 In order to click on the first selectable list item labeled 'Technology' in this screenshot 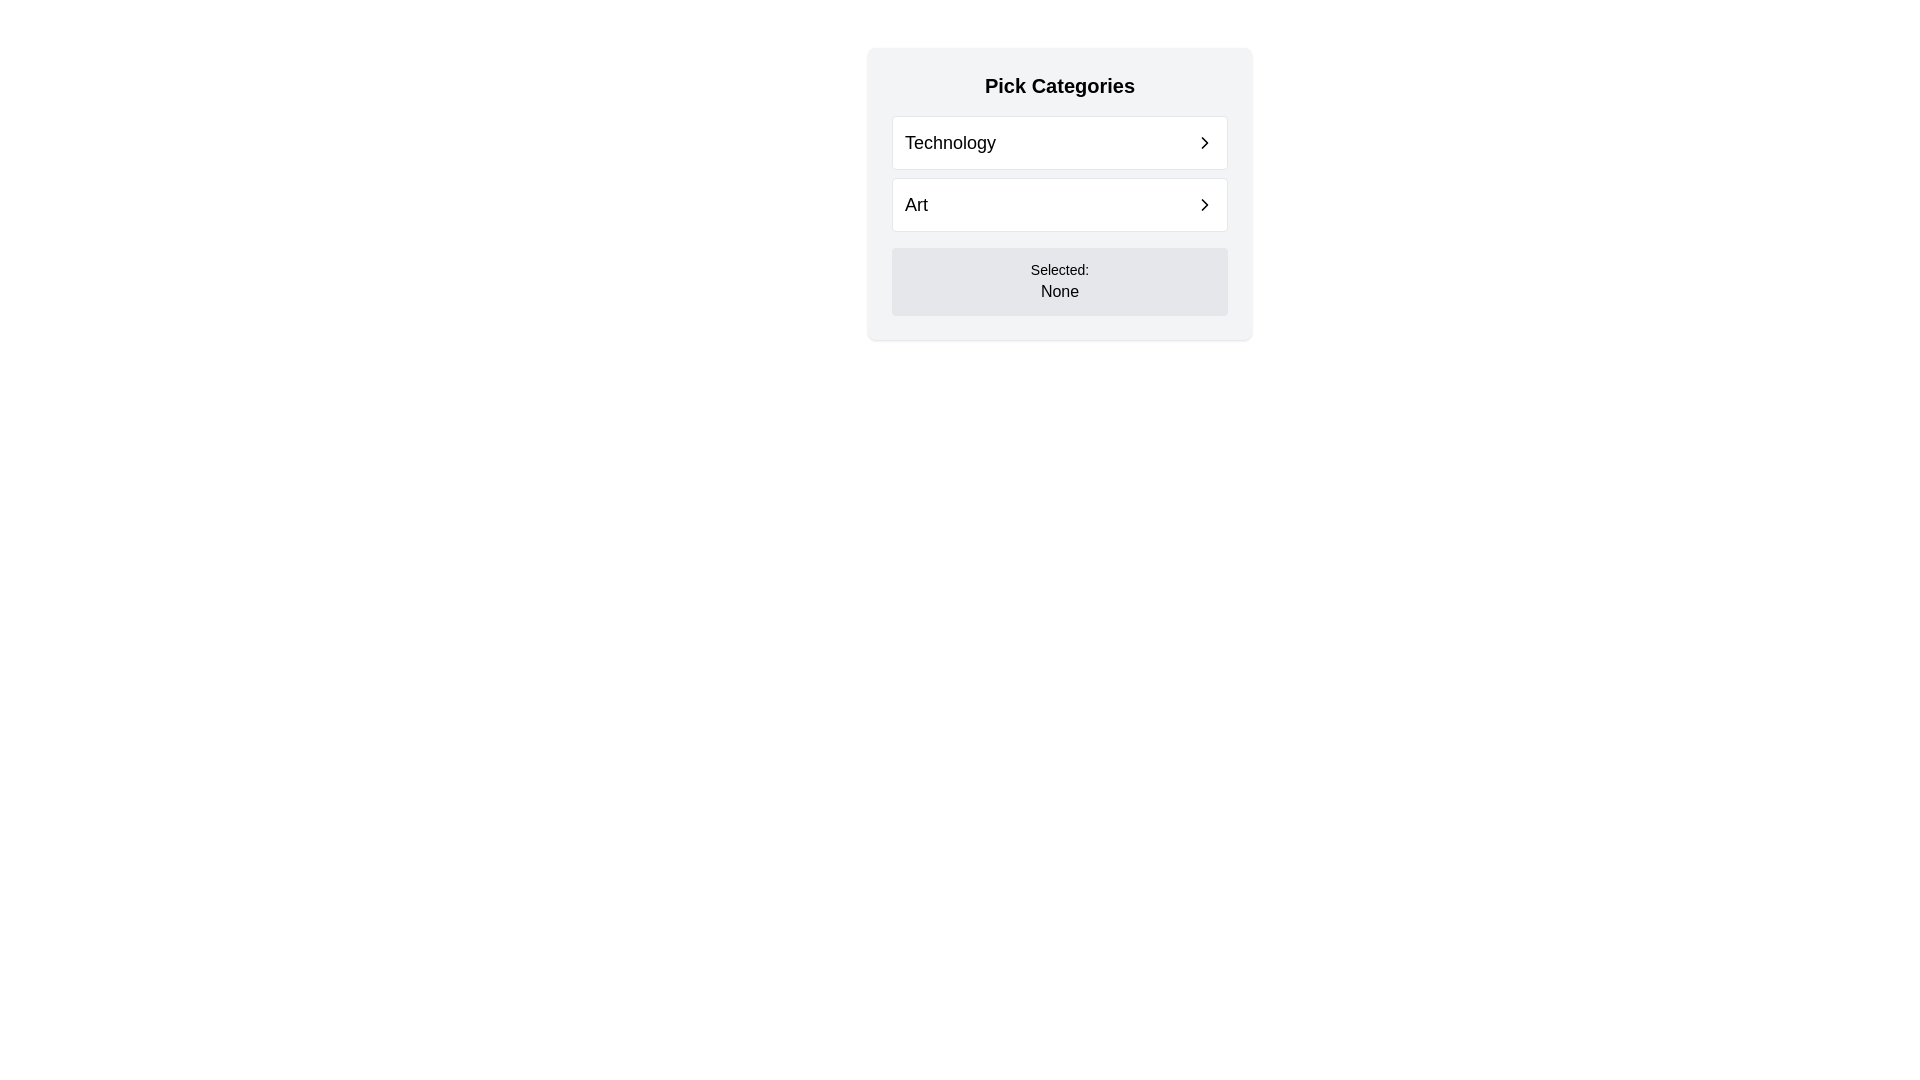, I will do `click(1059, 141)`.